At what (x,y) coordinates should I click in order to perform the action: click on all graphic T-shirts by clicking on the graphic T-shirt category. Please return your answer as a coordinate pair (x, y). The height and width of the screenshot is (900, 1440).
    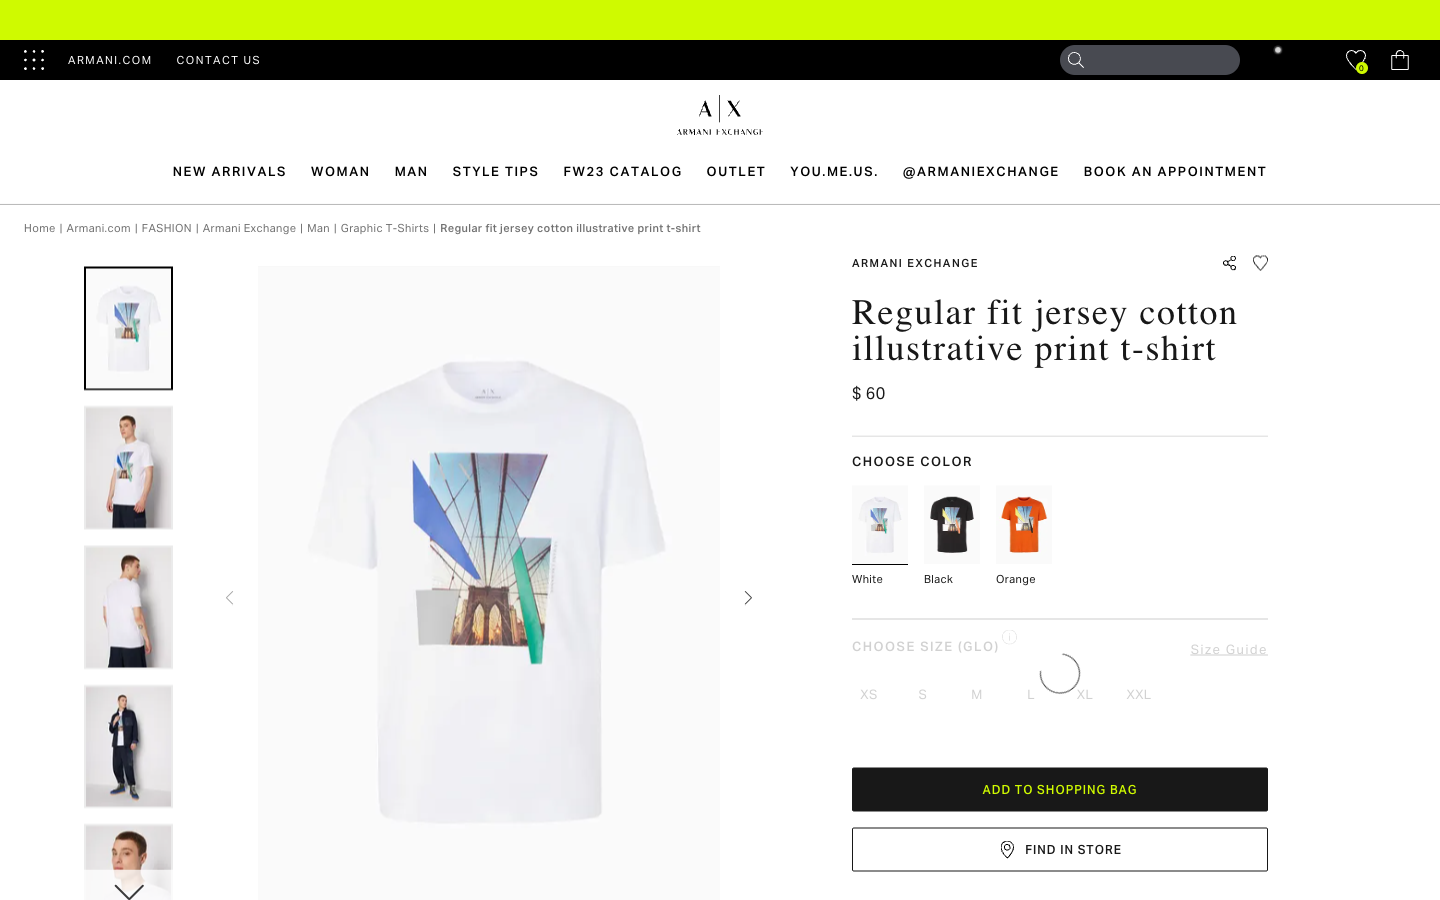
    Looking at the image, I should click on (384, 226).